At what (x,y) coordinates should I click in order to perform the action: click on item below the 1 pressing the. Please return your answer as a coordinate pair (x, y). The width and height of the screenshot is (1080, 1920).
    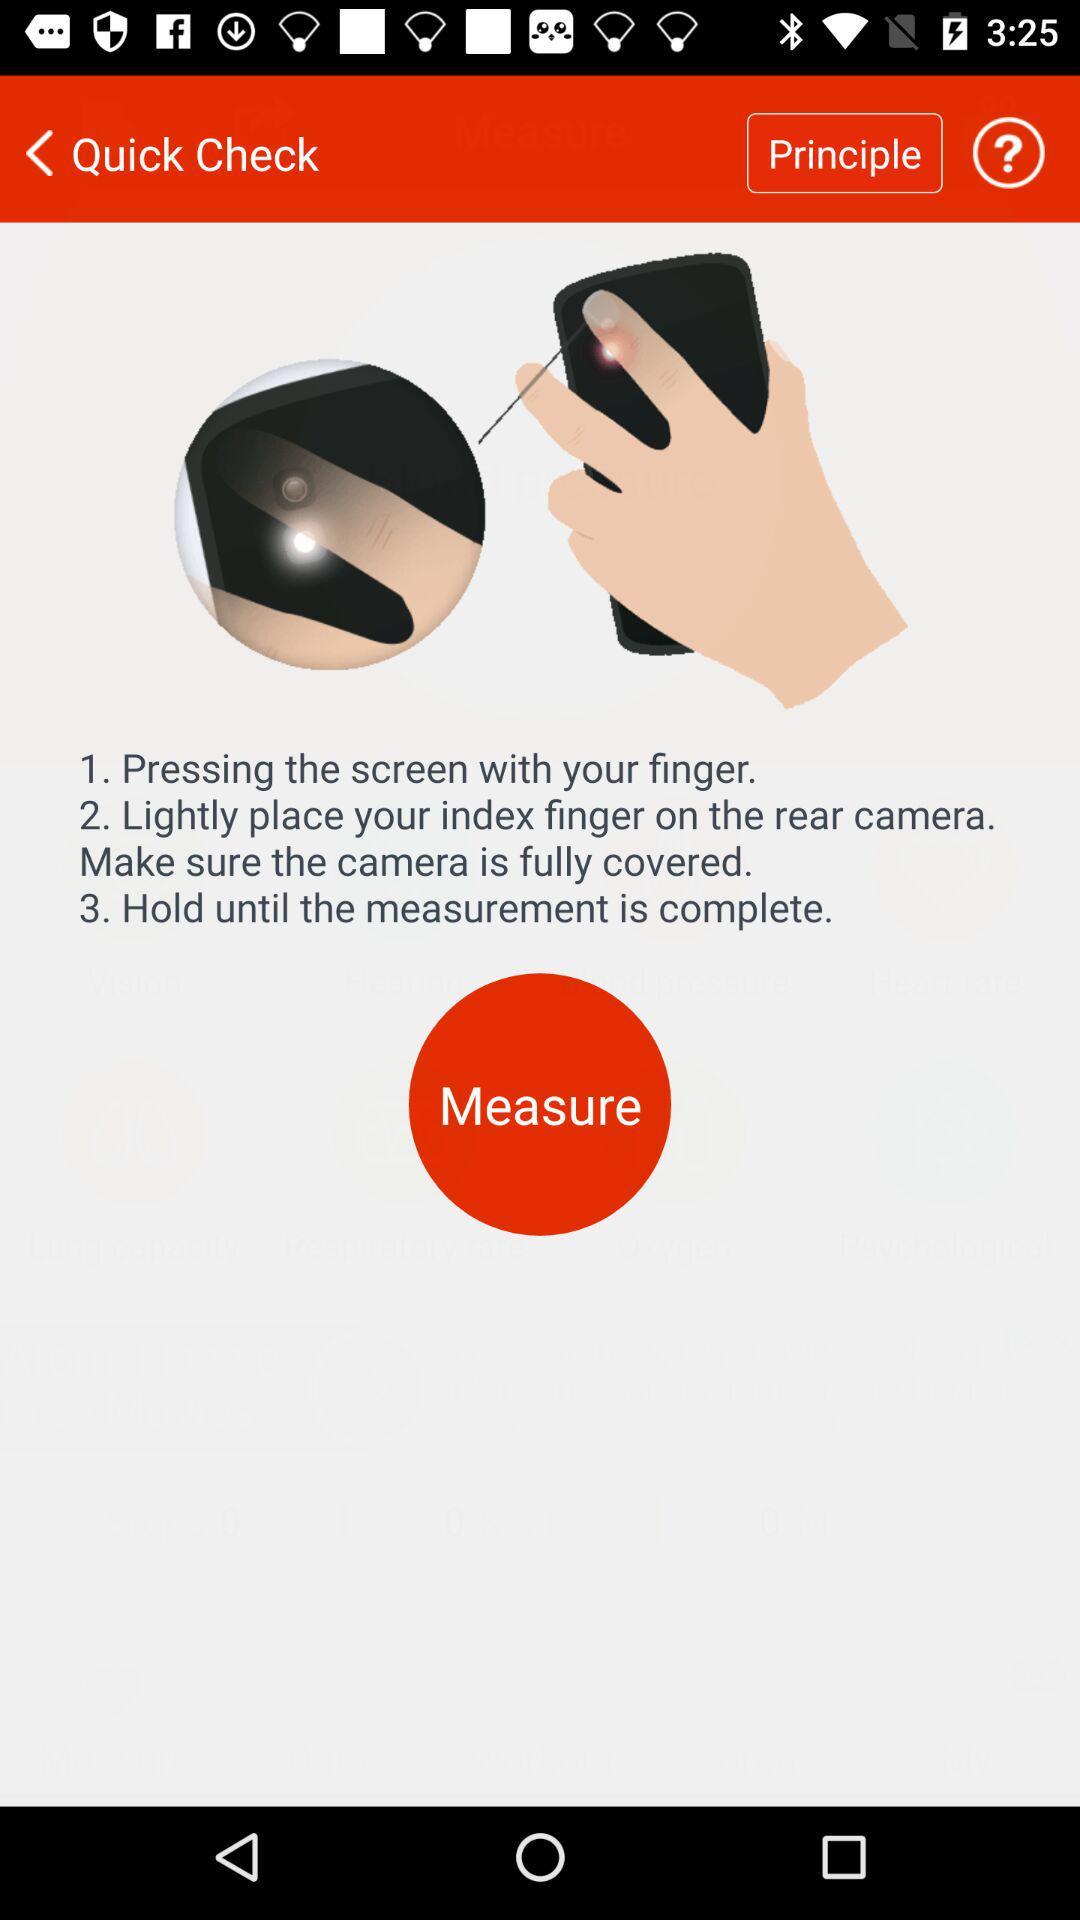
    Looking at the image, I should click on (540, 1091).